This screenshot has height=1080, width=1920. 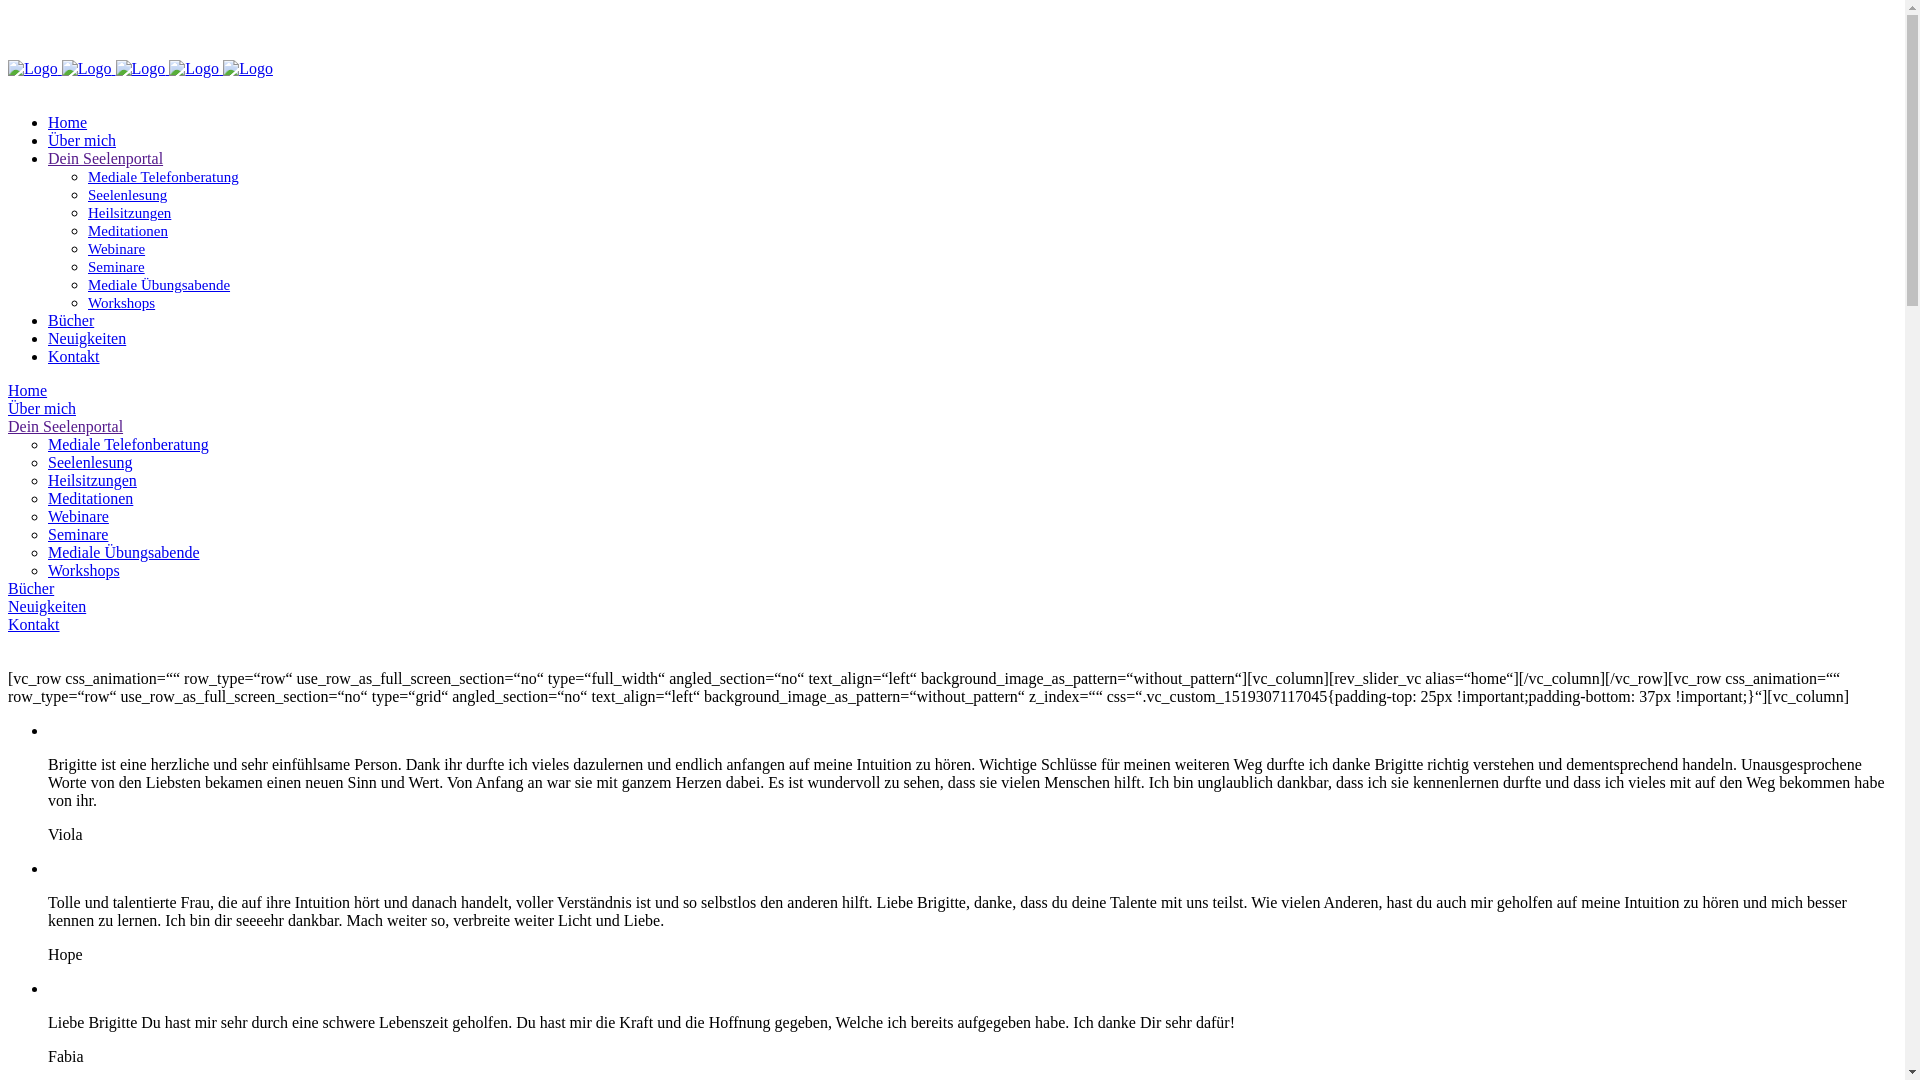 I want to click on 'Workshops', so click(x=120, y=303).